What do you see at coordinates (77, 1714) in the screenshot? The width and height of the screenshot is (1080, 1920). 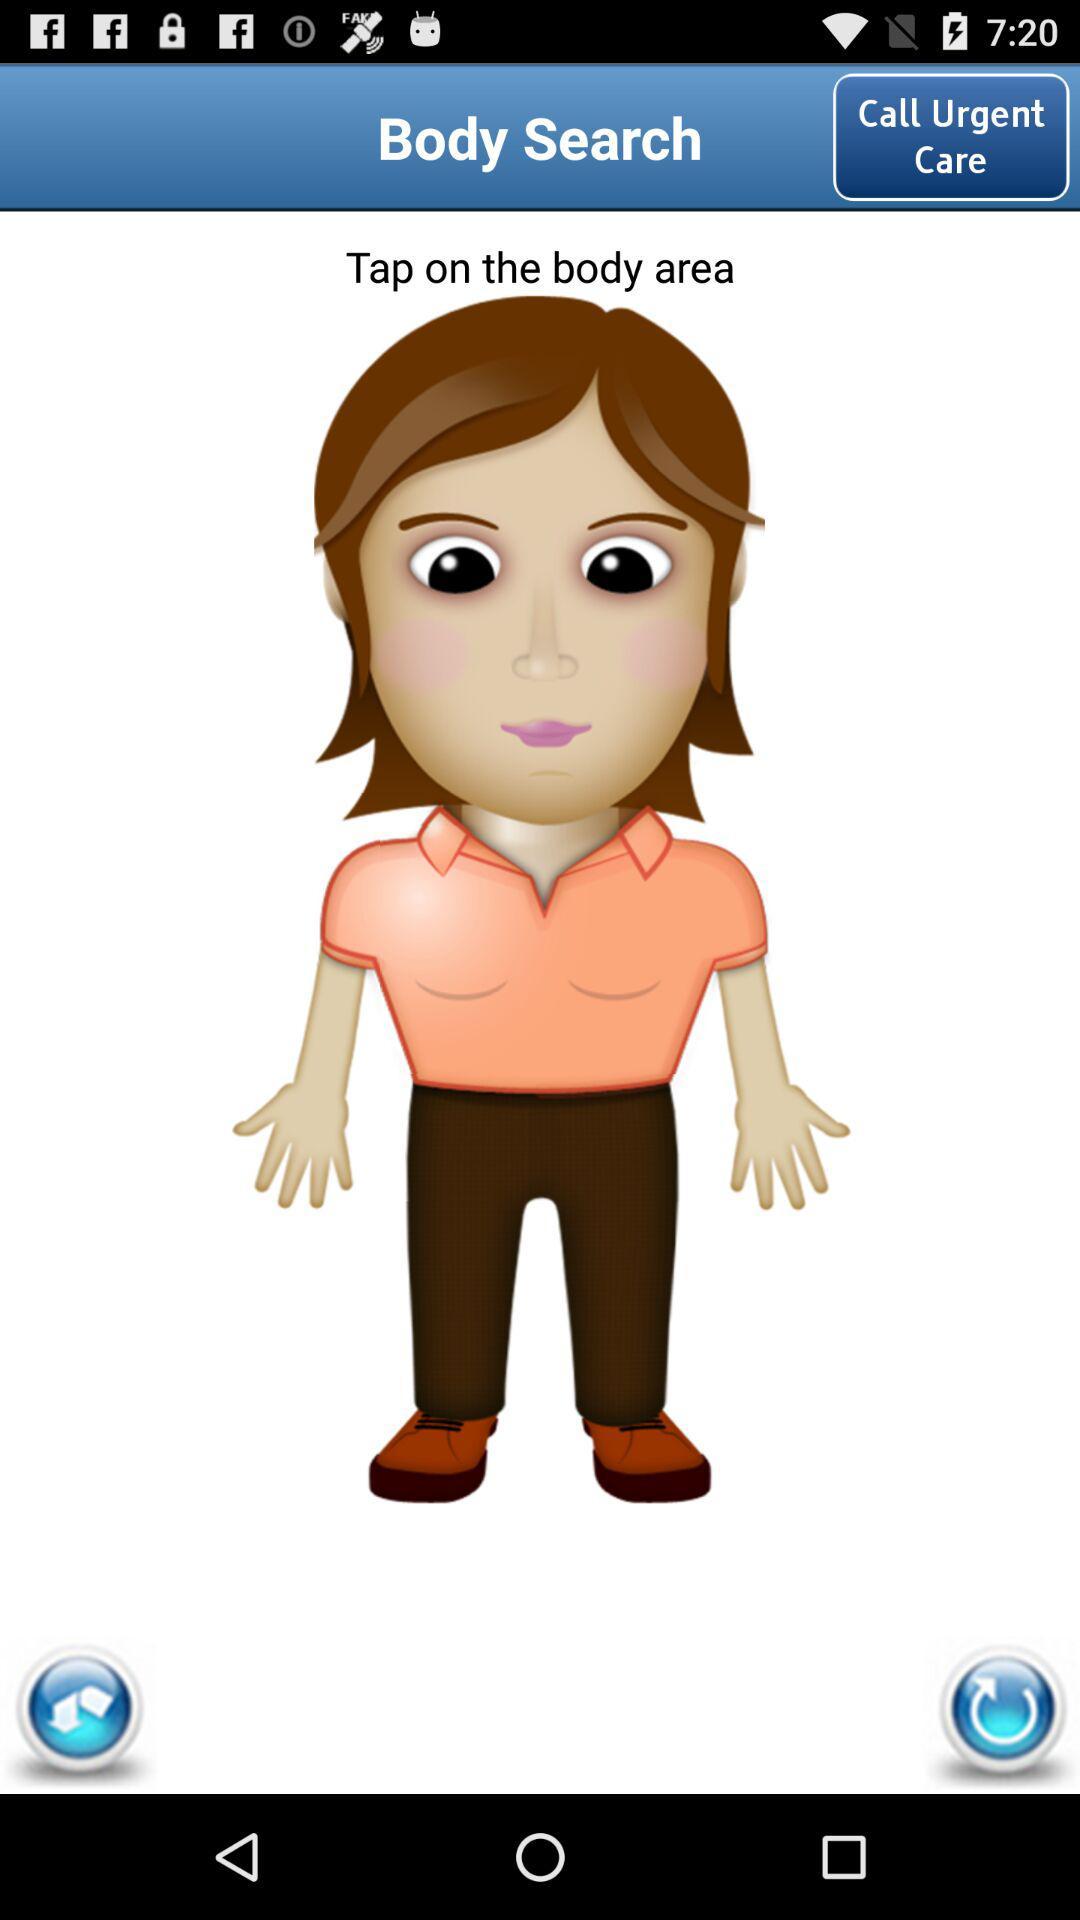 I see `icon below tap on the app` at bounding box center [77, 1714].